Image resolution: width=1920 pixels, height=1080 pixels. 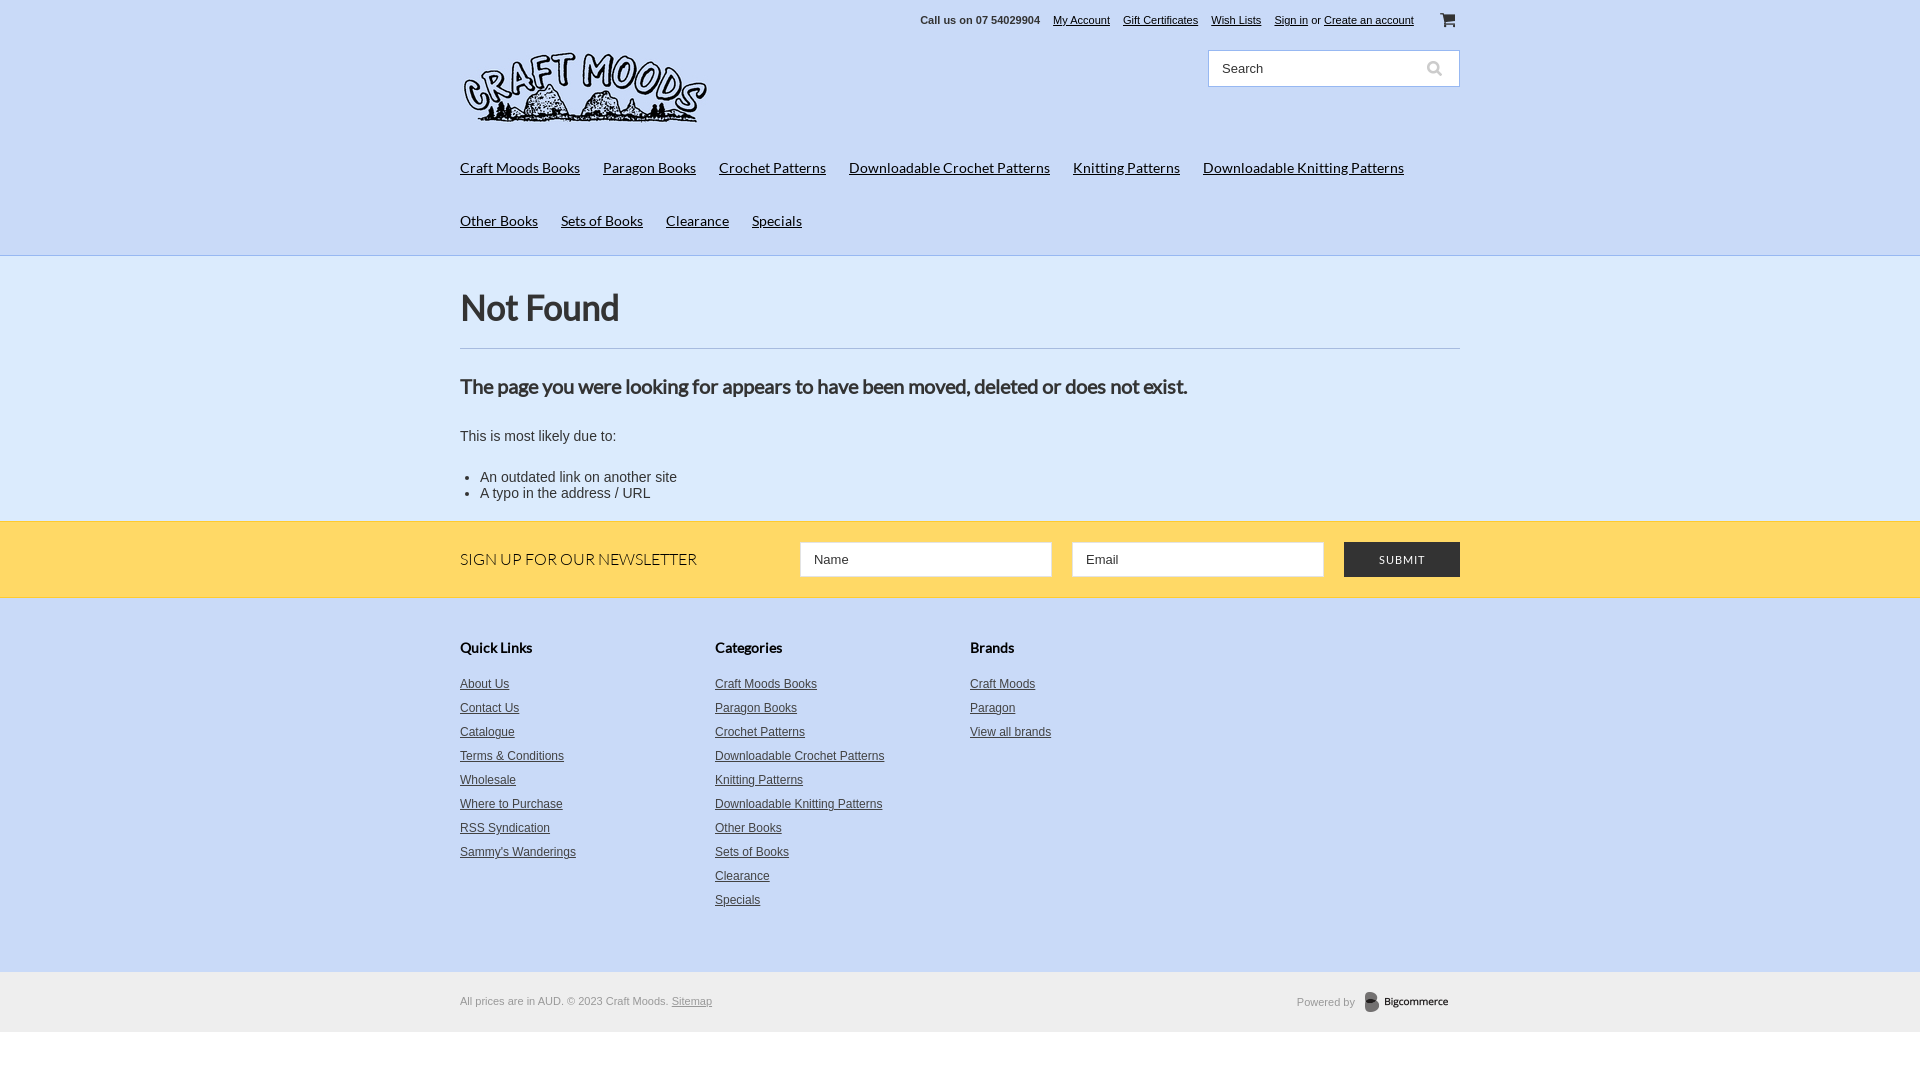 What do you see at coordinates (715, 802) in the screenshot?
I see `'Downloadable Knitting Patterns'` at bounding box center [715, 802].